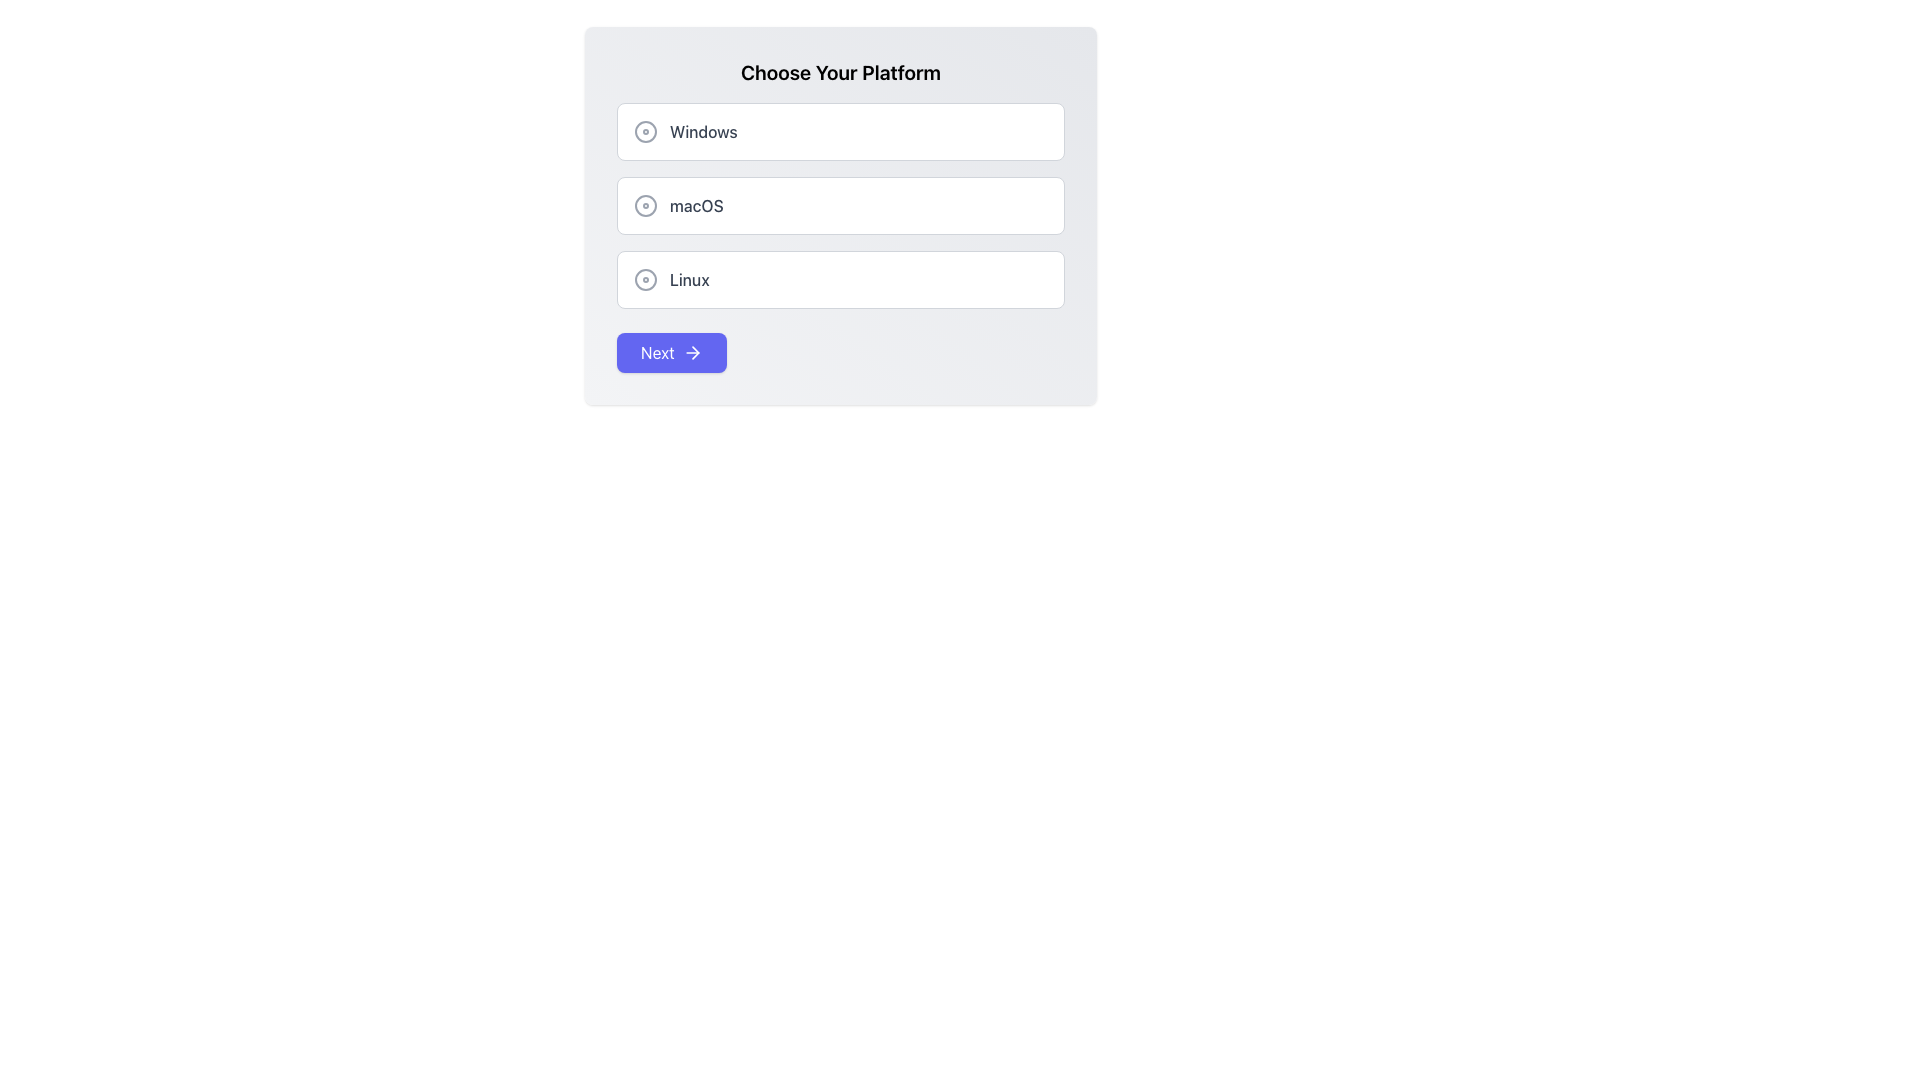 Image resolution: width=1920 pixels, height=1080 pixels. Describe the element at coordinates (646, 131) in the screenshot. I see `the Decorative icon (circular graphic) which is a gray outlined circular shape located to the left of the text 'Windows'` at that location.